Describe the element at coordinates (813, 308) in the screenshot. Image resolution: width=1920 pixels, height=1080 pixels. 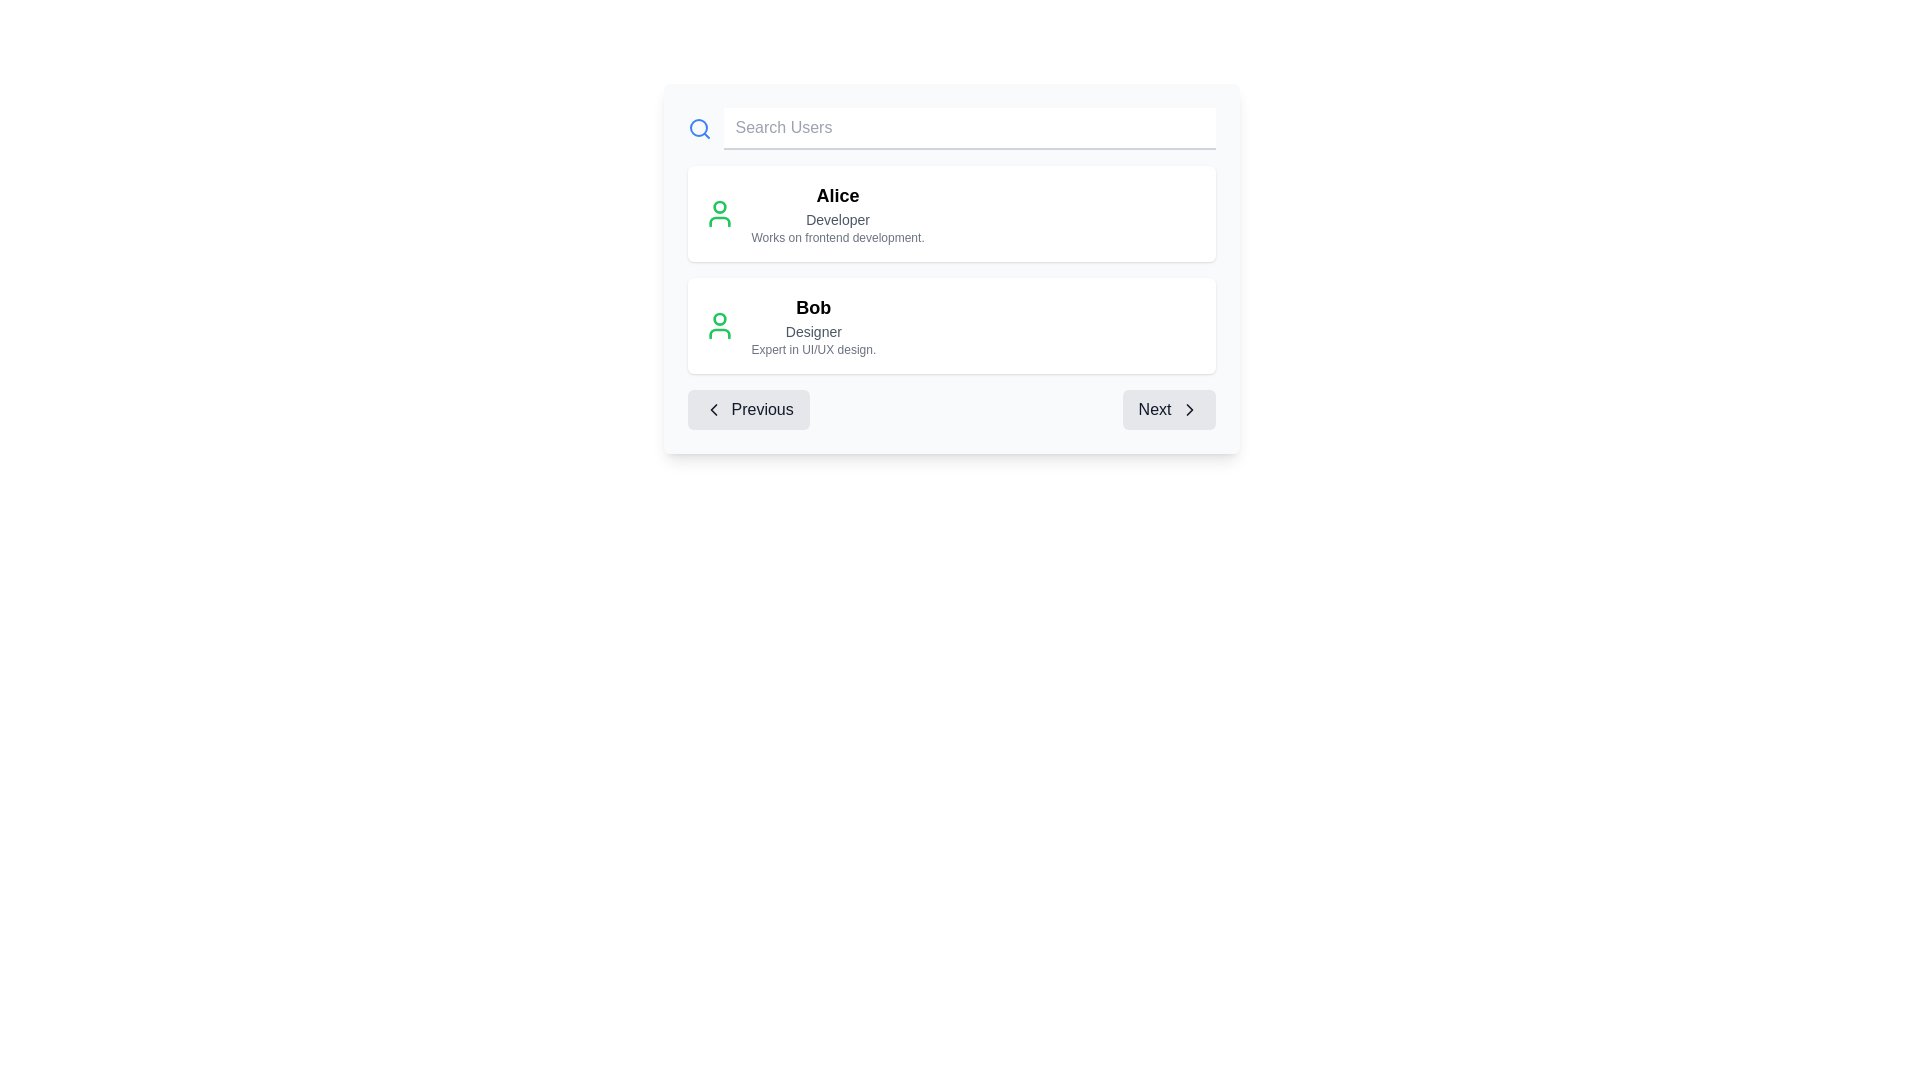
I see `the text label displaying 'Bob', which is styled in bold and positioned at the top of the second user information block` at that location.